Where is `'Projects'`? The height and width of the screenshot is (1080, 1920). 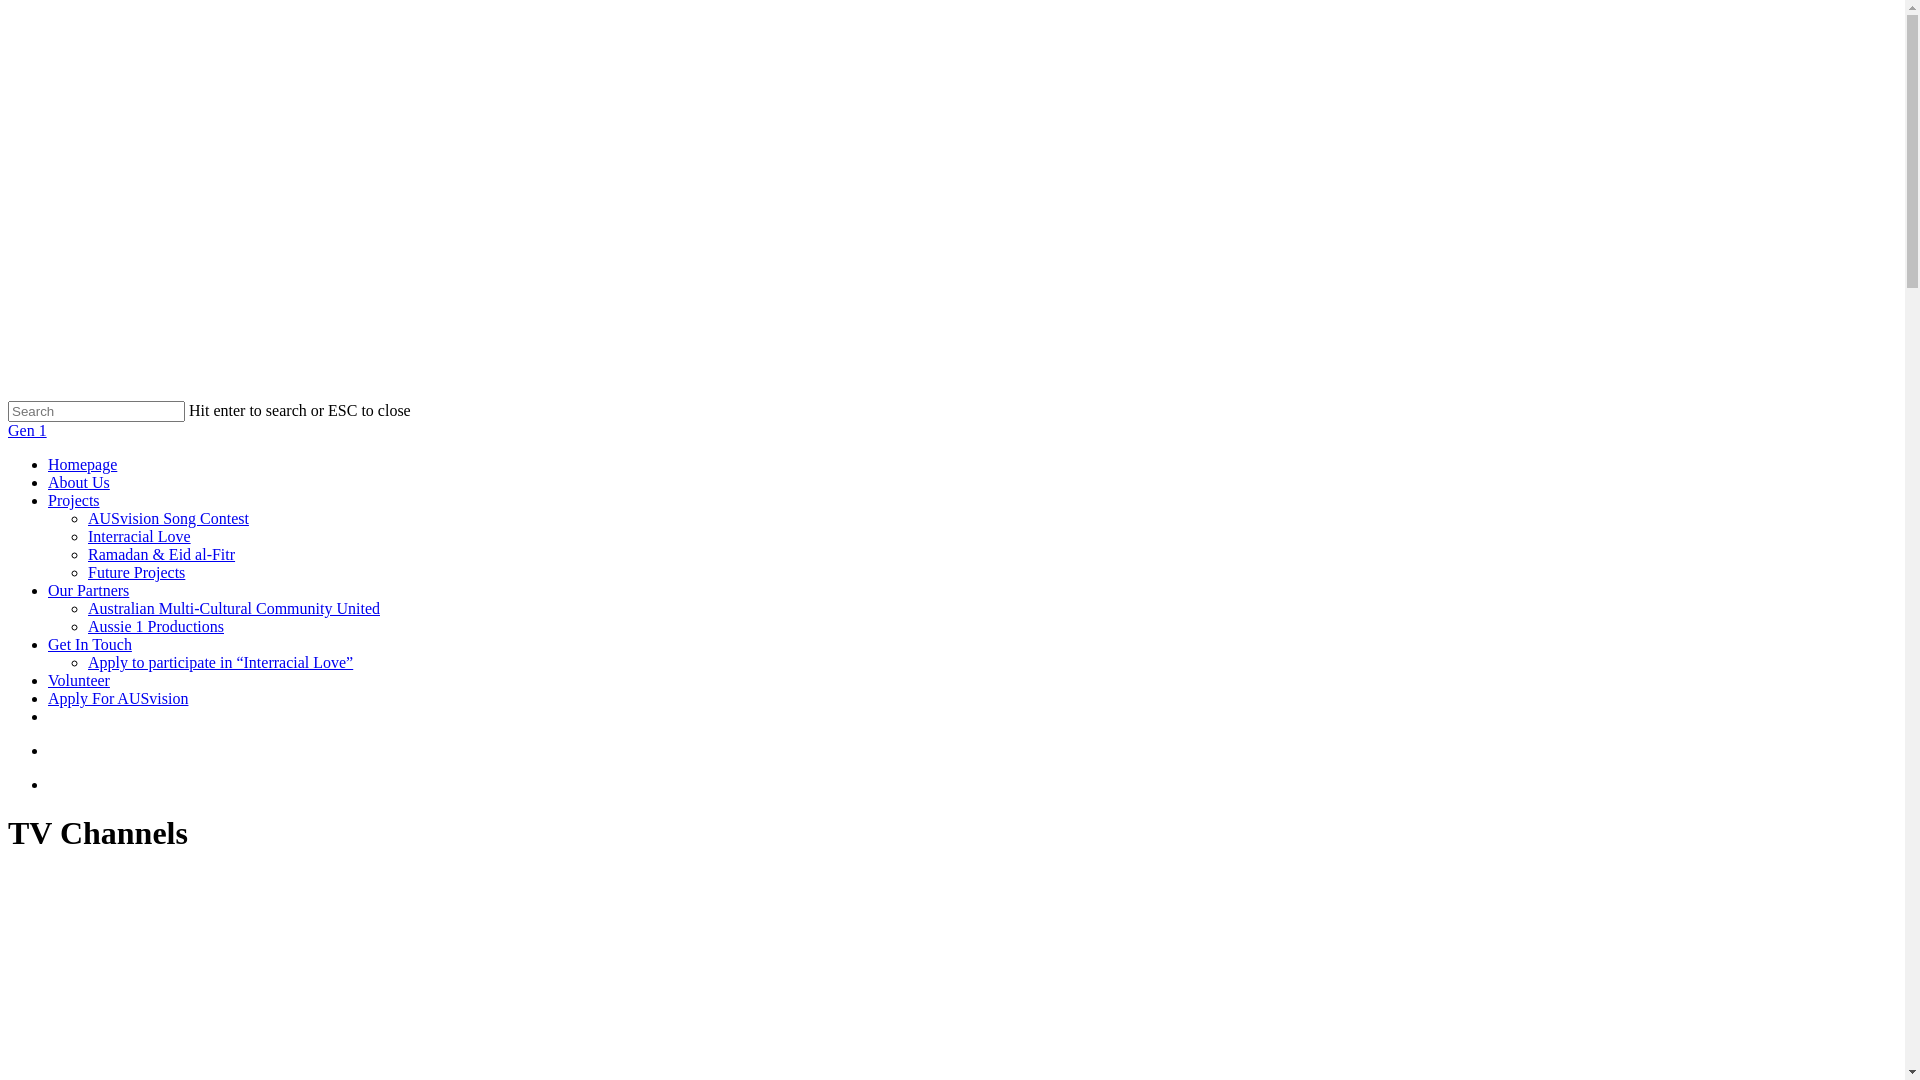 'Projects' is located at coordinates (73, 499).